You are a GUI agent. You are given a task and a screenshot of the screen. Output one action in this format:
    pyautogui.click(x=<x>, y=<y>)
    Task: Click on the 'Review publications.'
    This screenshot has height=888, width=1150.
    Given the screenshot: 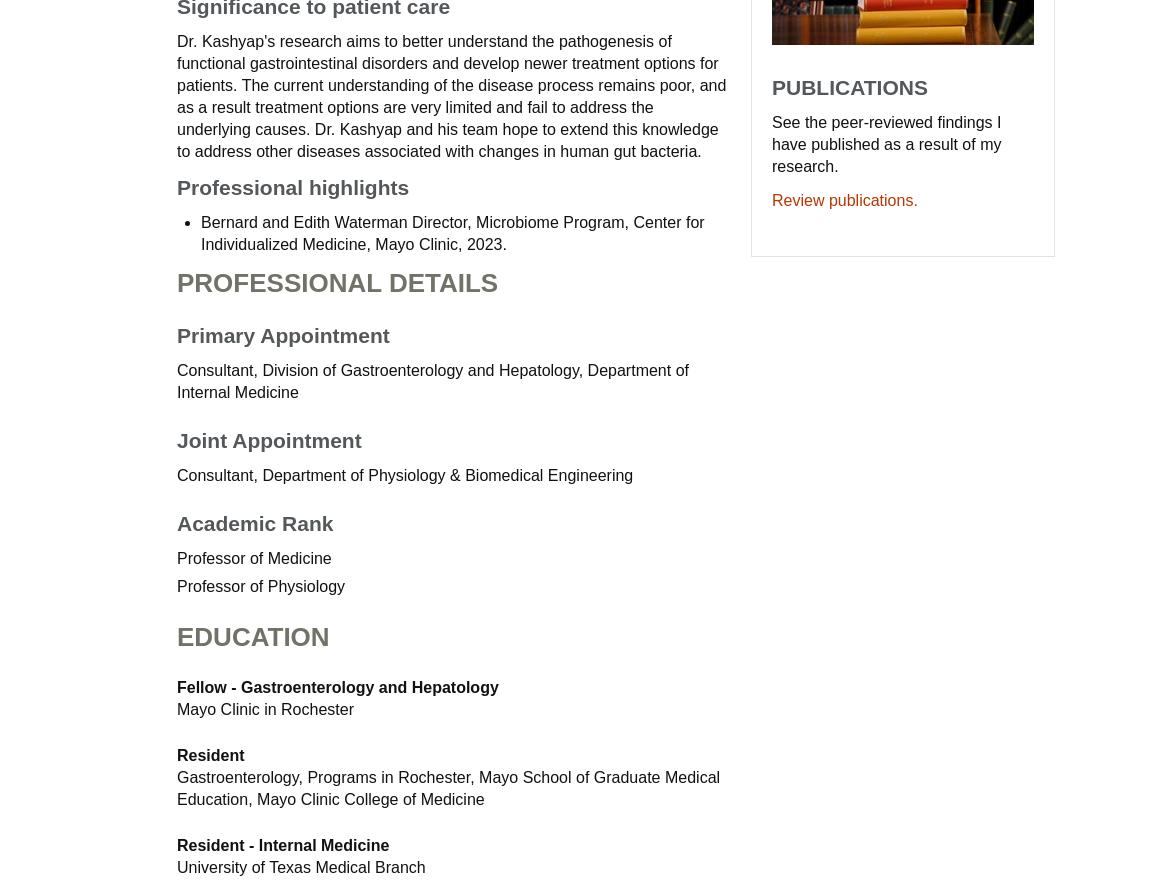 What is the action you would take?
    pyautogui.click(x=843, y=198)
    